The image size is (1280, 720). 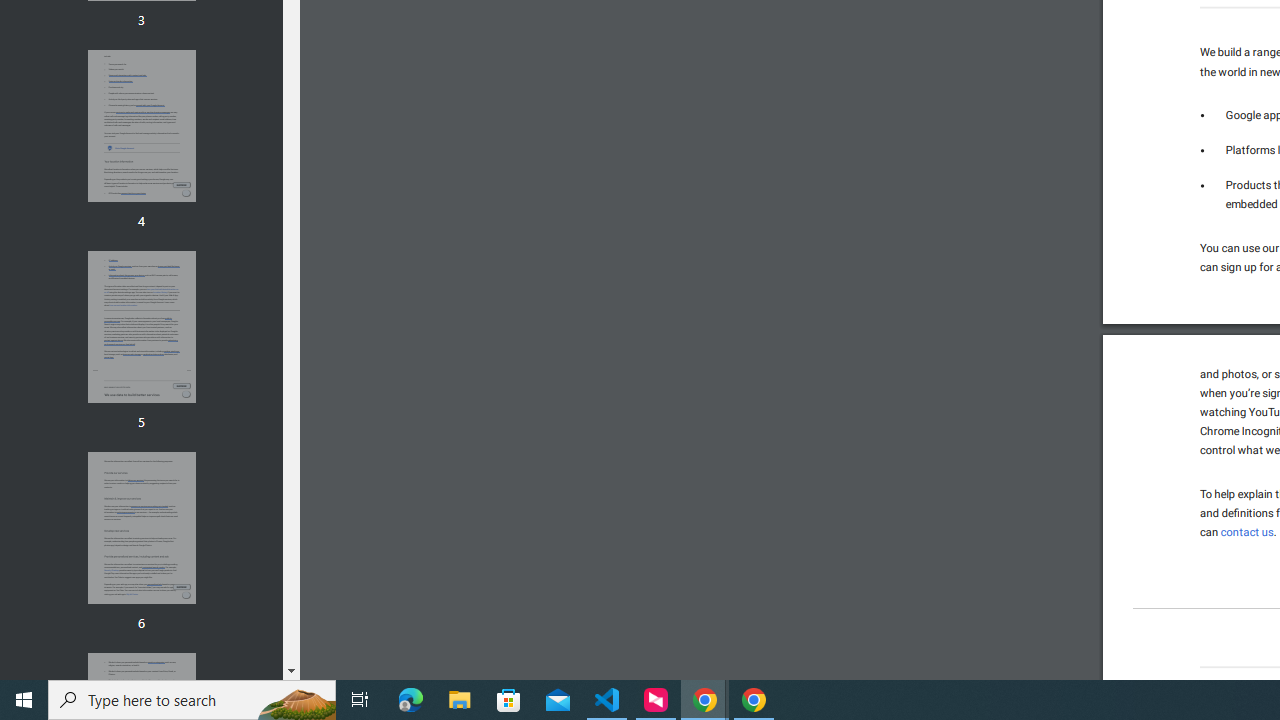 I want to click on 'Thumbnail for page 4', so click(x=140, y=126).